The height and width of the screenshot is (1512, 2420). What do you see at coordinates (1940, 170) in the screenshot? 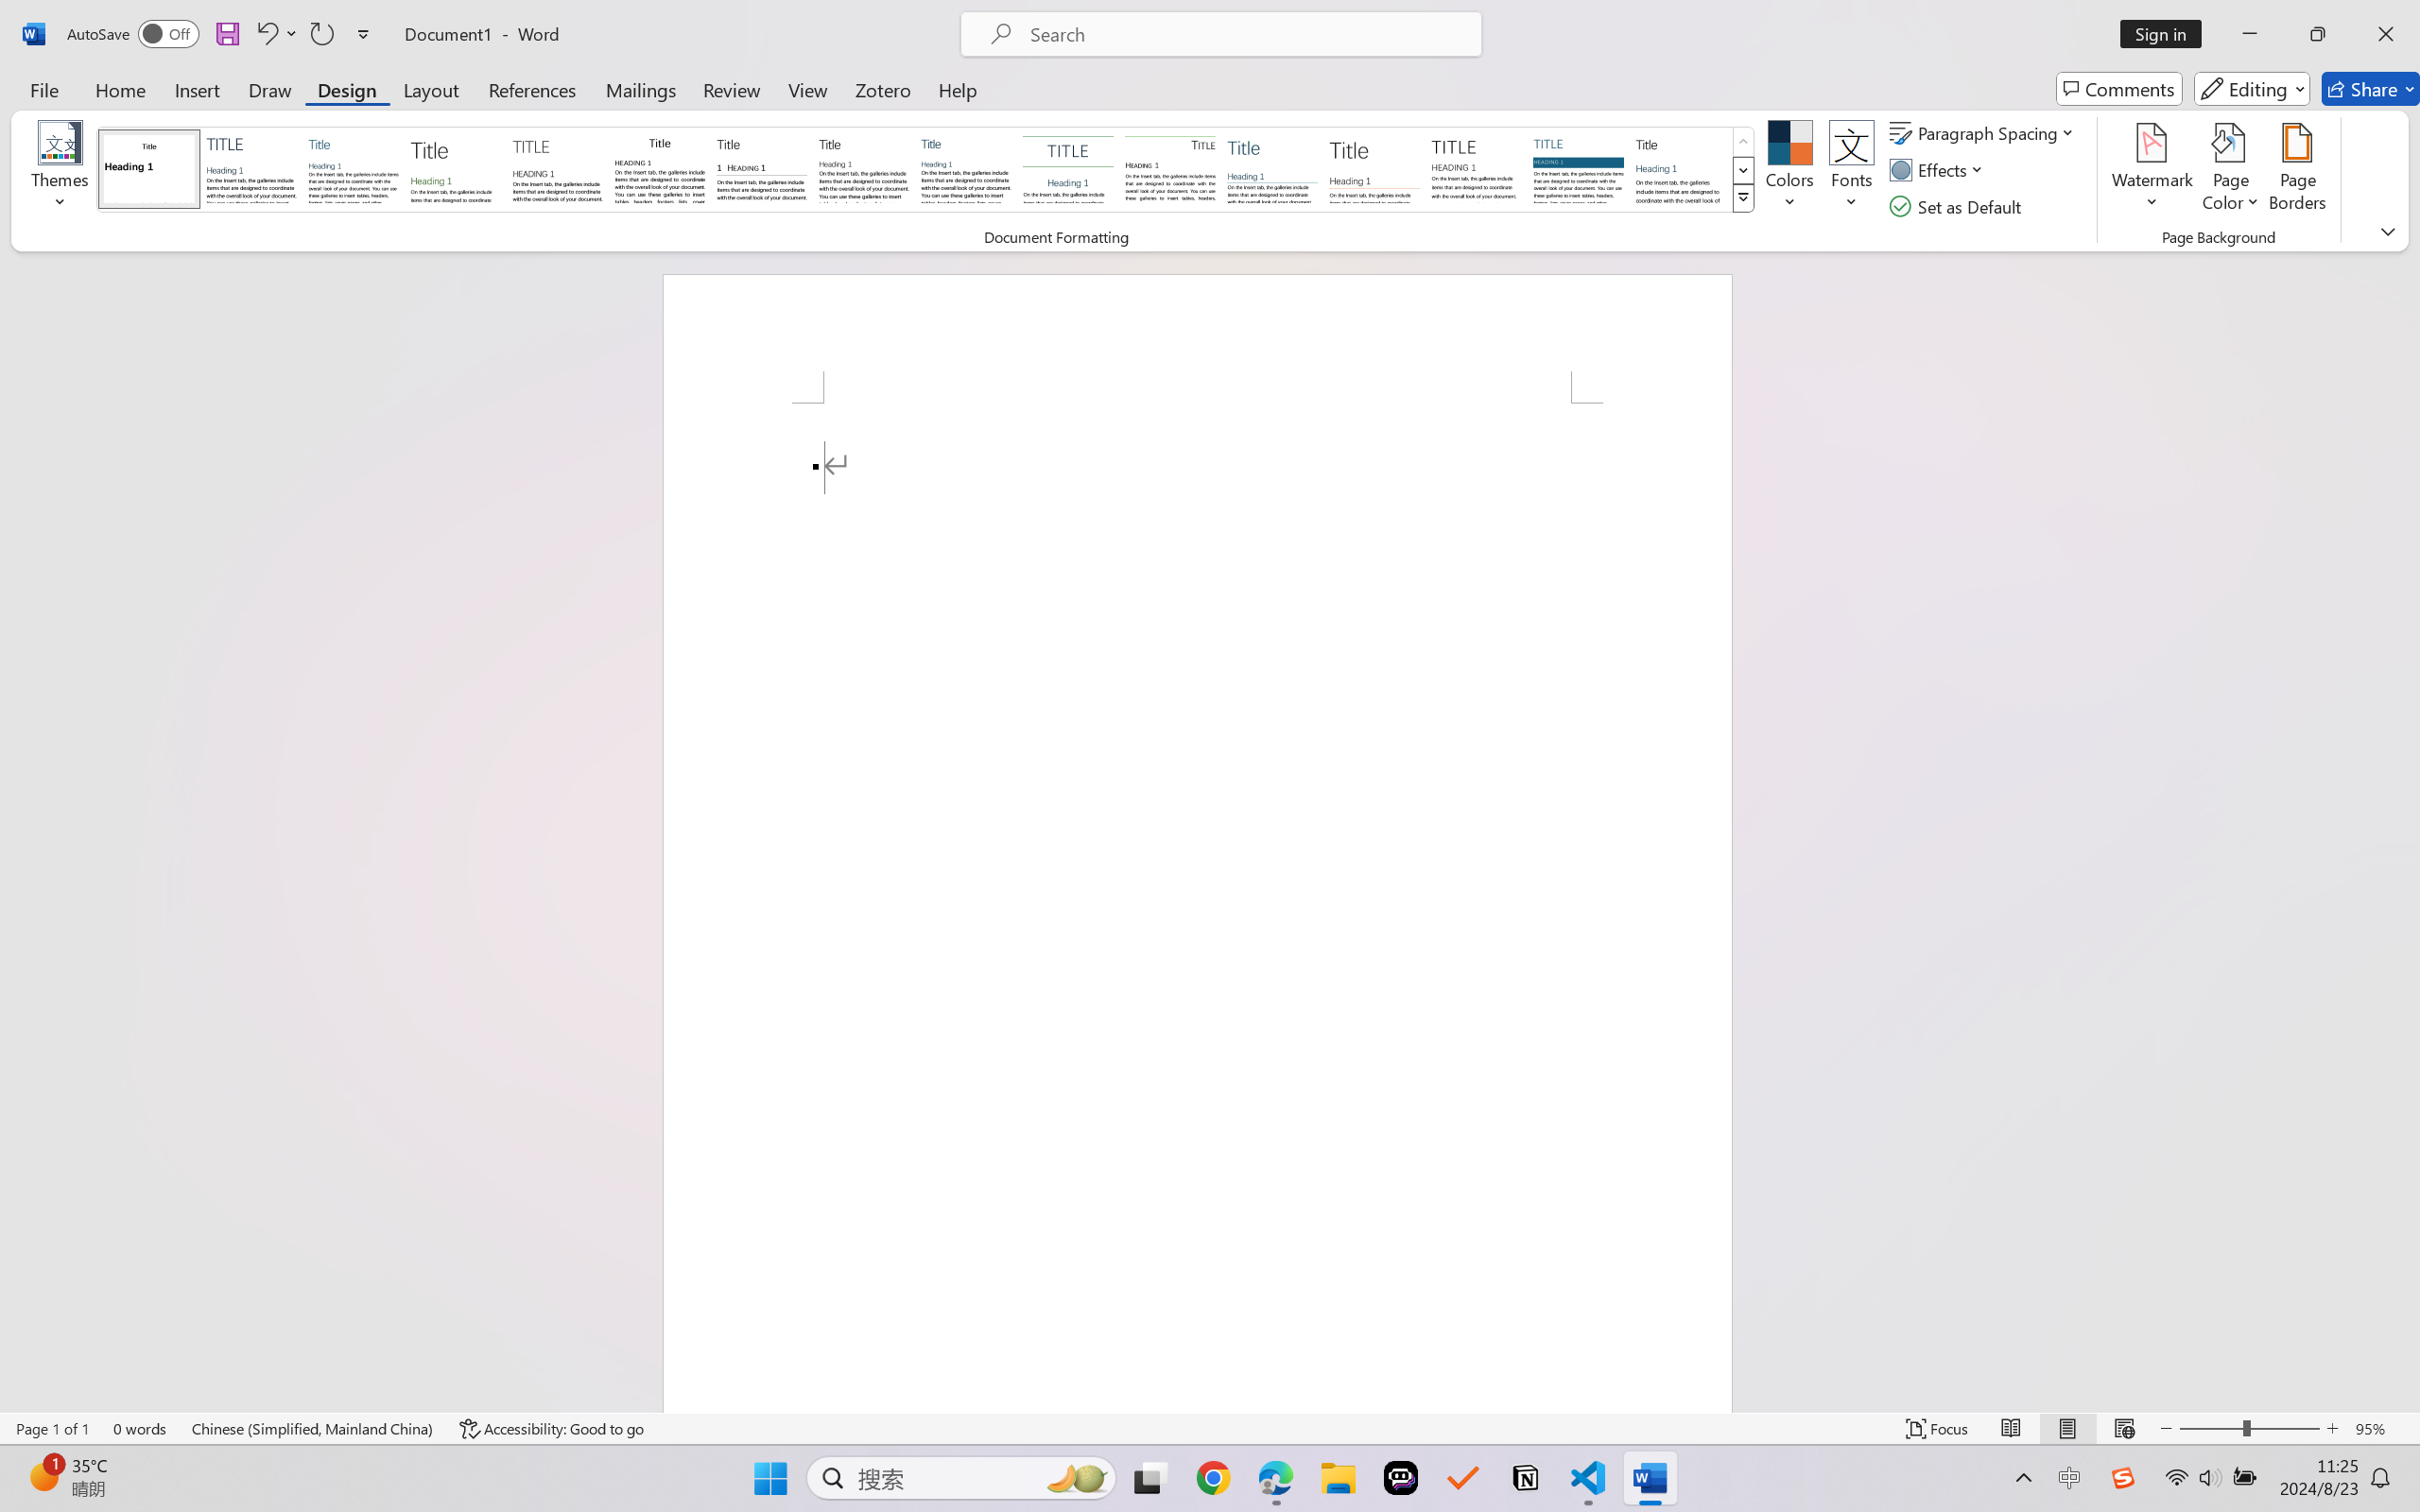
I see `'Effects'` at bounding box center [1940, 170].